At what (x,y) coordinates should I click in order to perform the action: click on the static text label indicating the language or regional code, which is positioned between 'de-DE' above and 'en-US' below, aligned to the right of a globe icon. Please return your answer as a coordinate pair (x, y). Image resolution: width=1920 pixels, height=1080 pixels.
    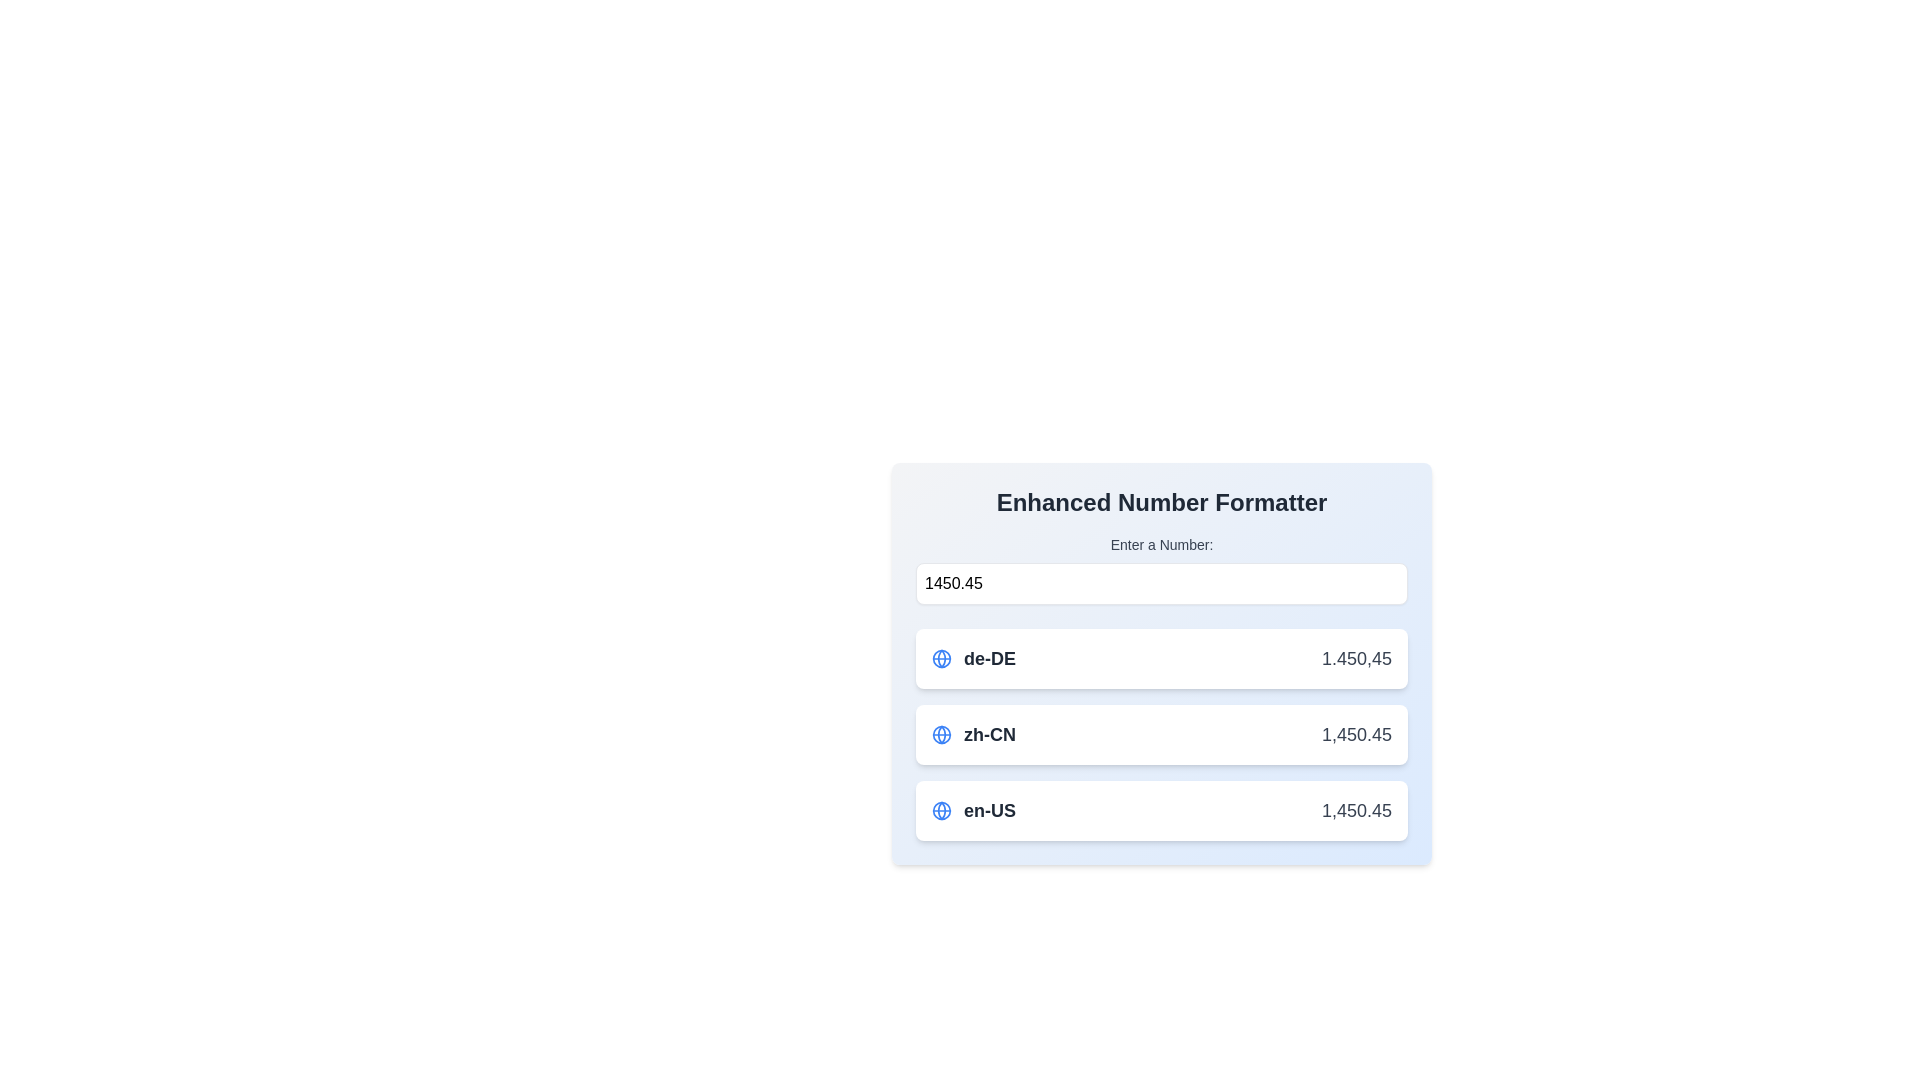
    Looking at the image, I should click on (989, 735).